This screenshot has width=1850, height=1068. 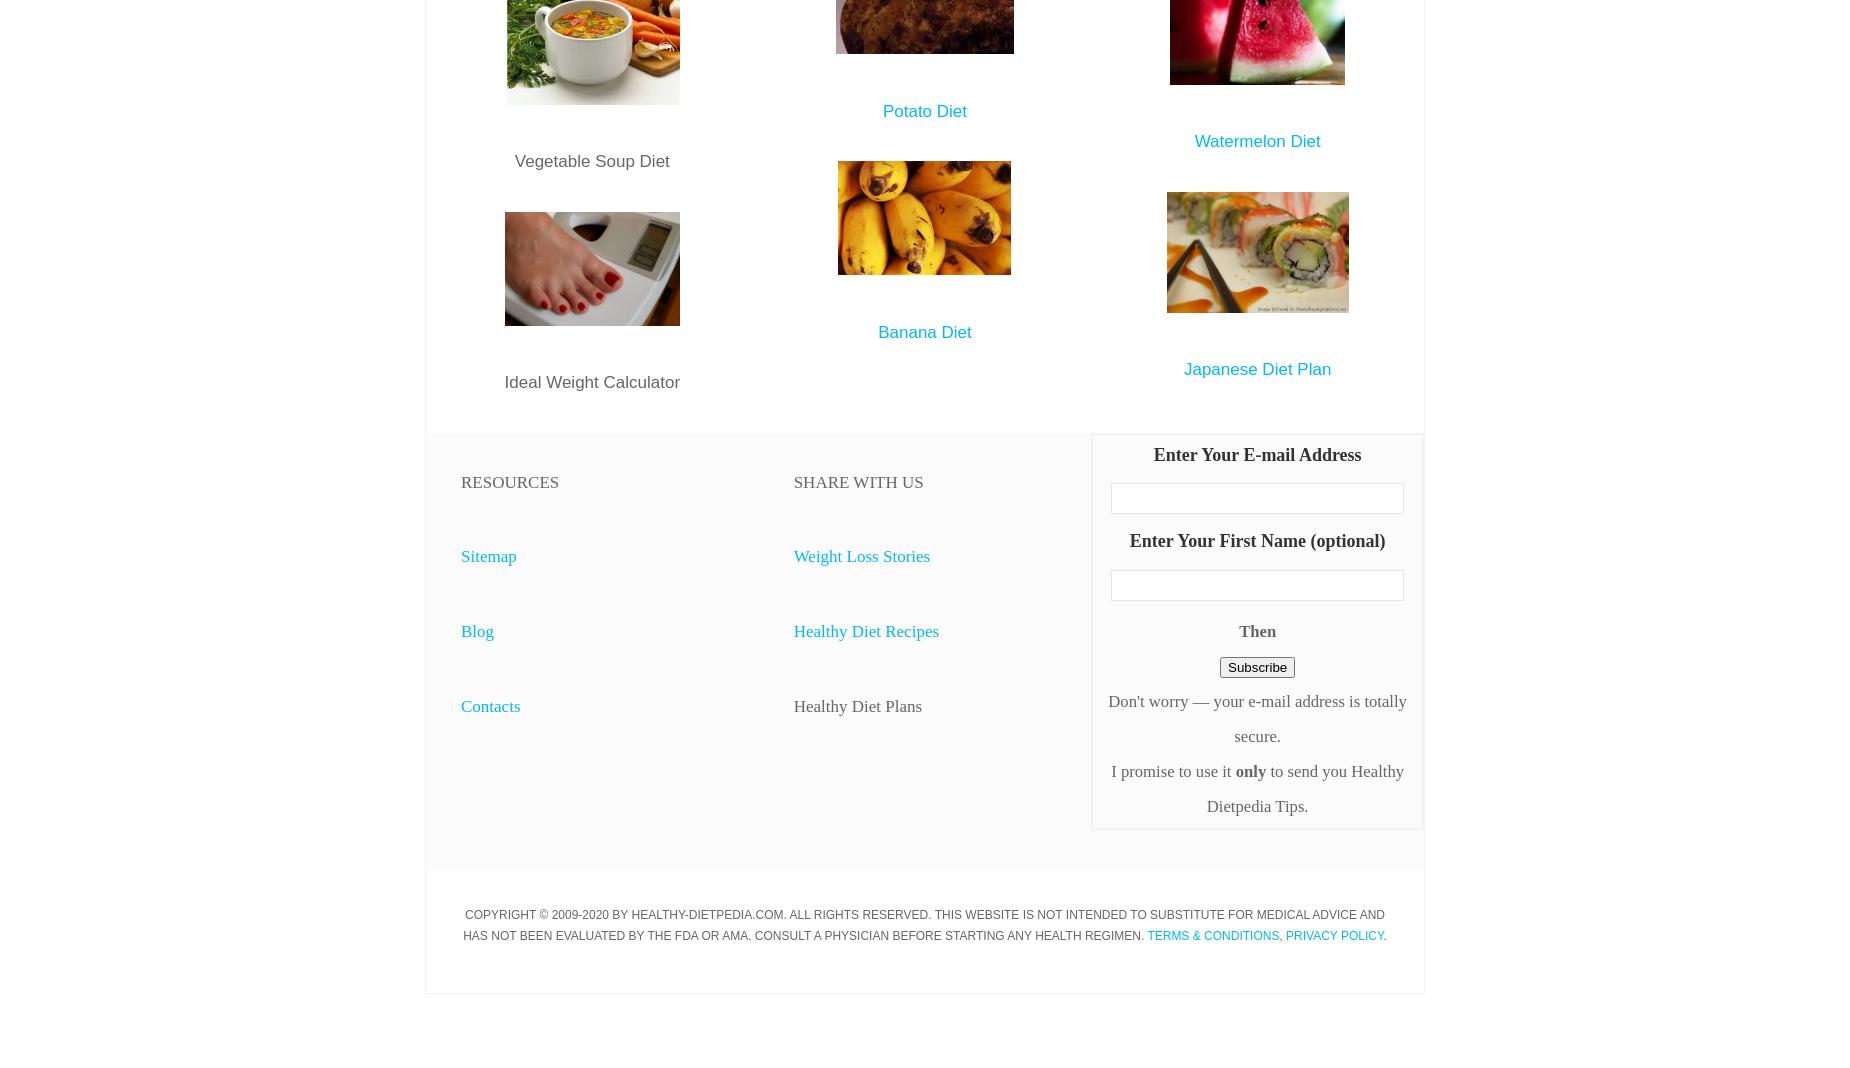 What do you see at coordinates (1256, 454) in the screenshot?
I see `'Enter Your E-mail Address'` at bounding box center [1256, 454].